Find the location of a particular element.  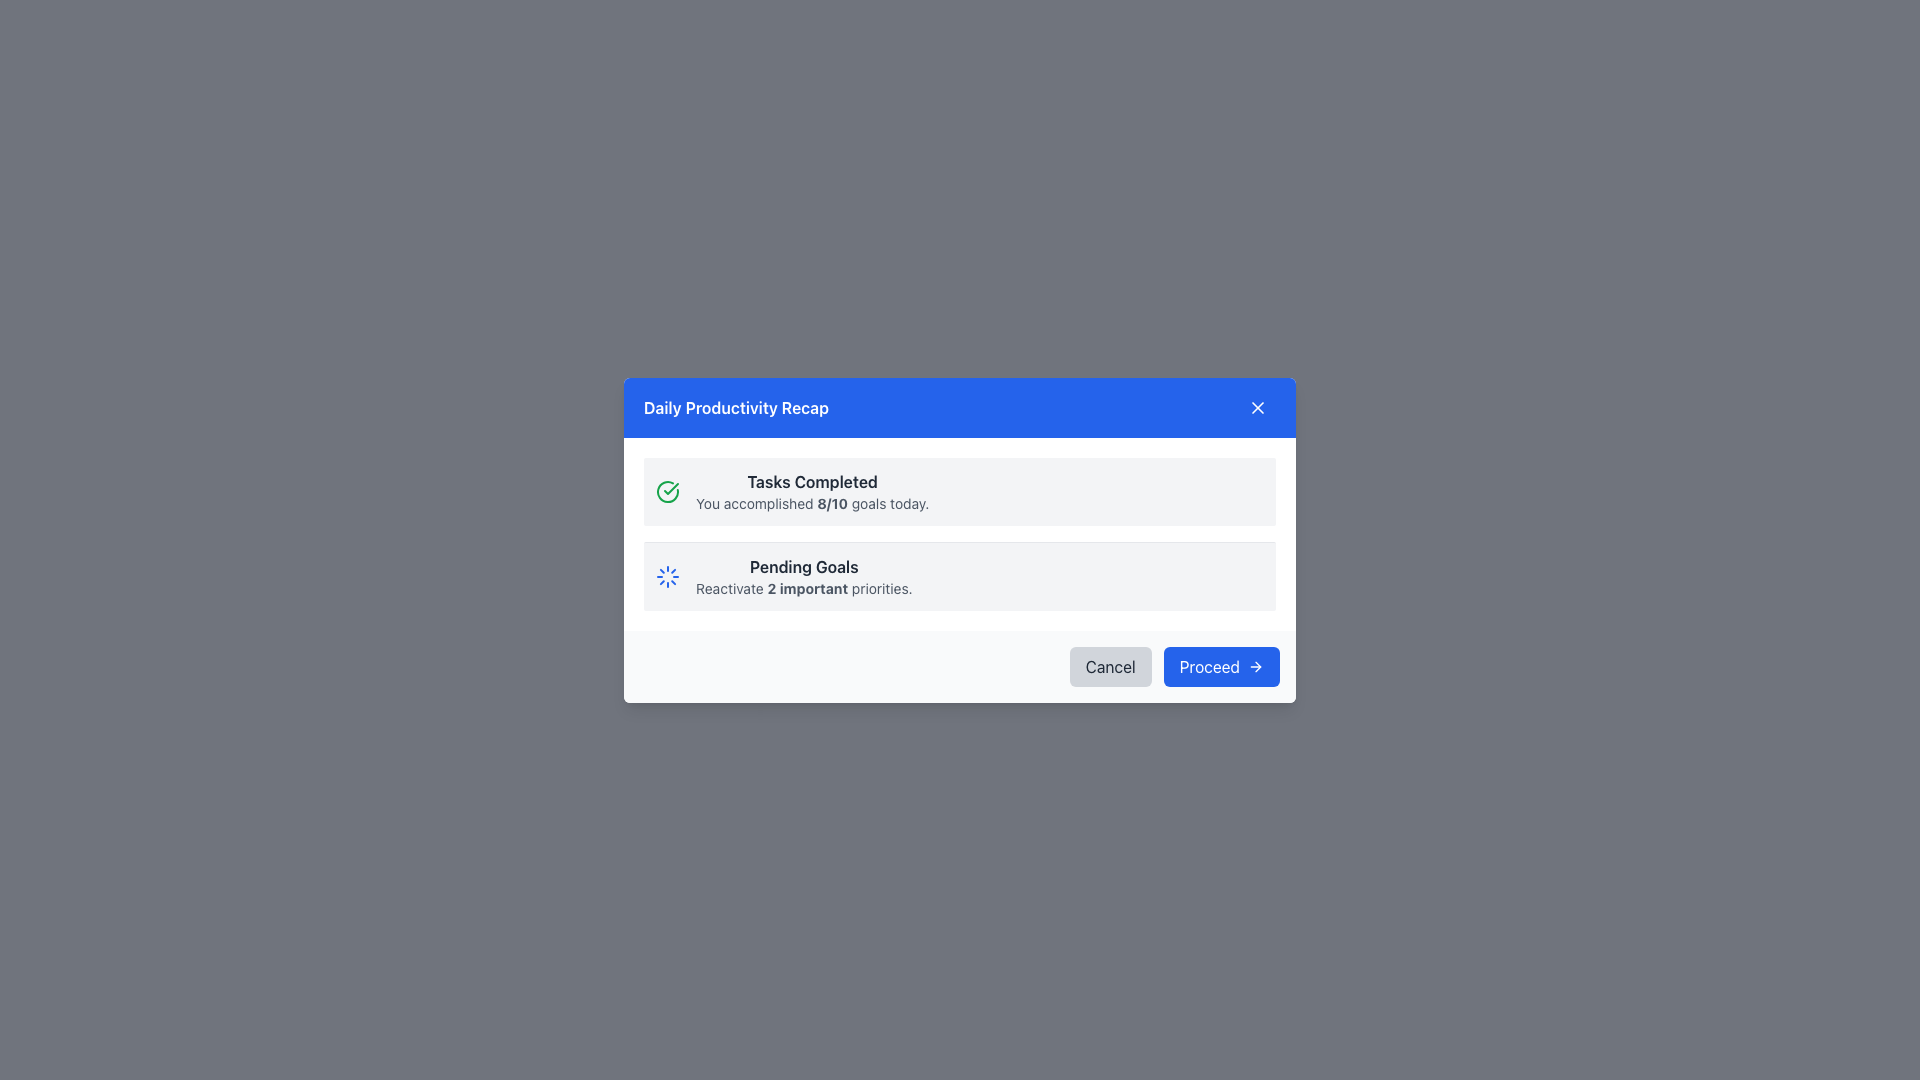

the Text Label that serves as the title of the modal, located at the top-left side of the blue background bar is located at coordinates (735, 406).